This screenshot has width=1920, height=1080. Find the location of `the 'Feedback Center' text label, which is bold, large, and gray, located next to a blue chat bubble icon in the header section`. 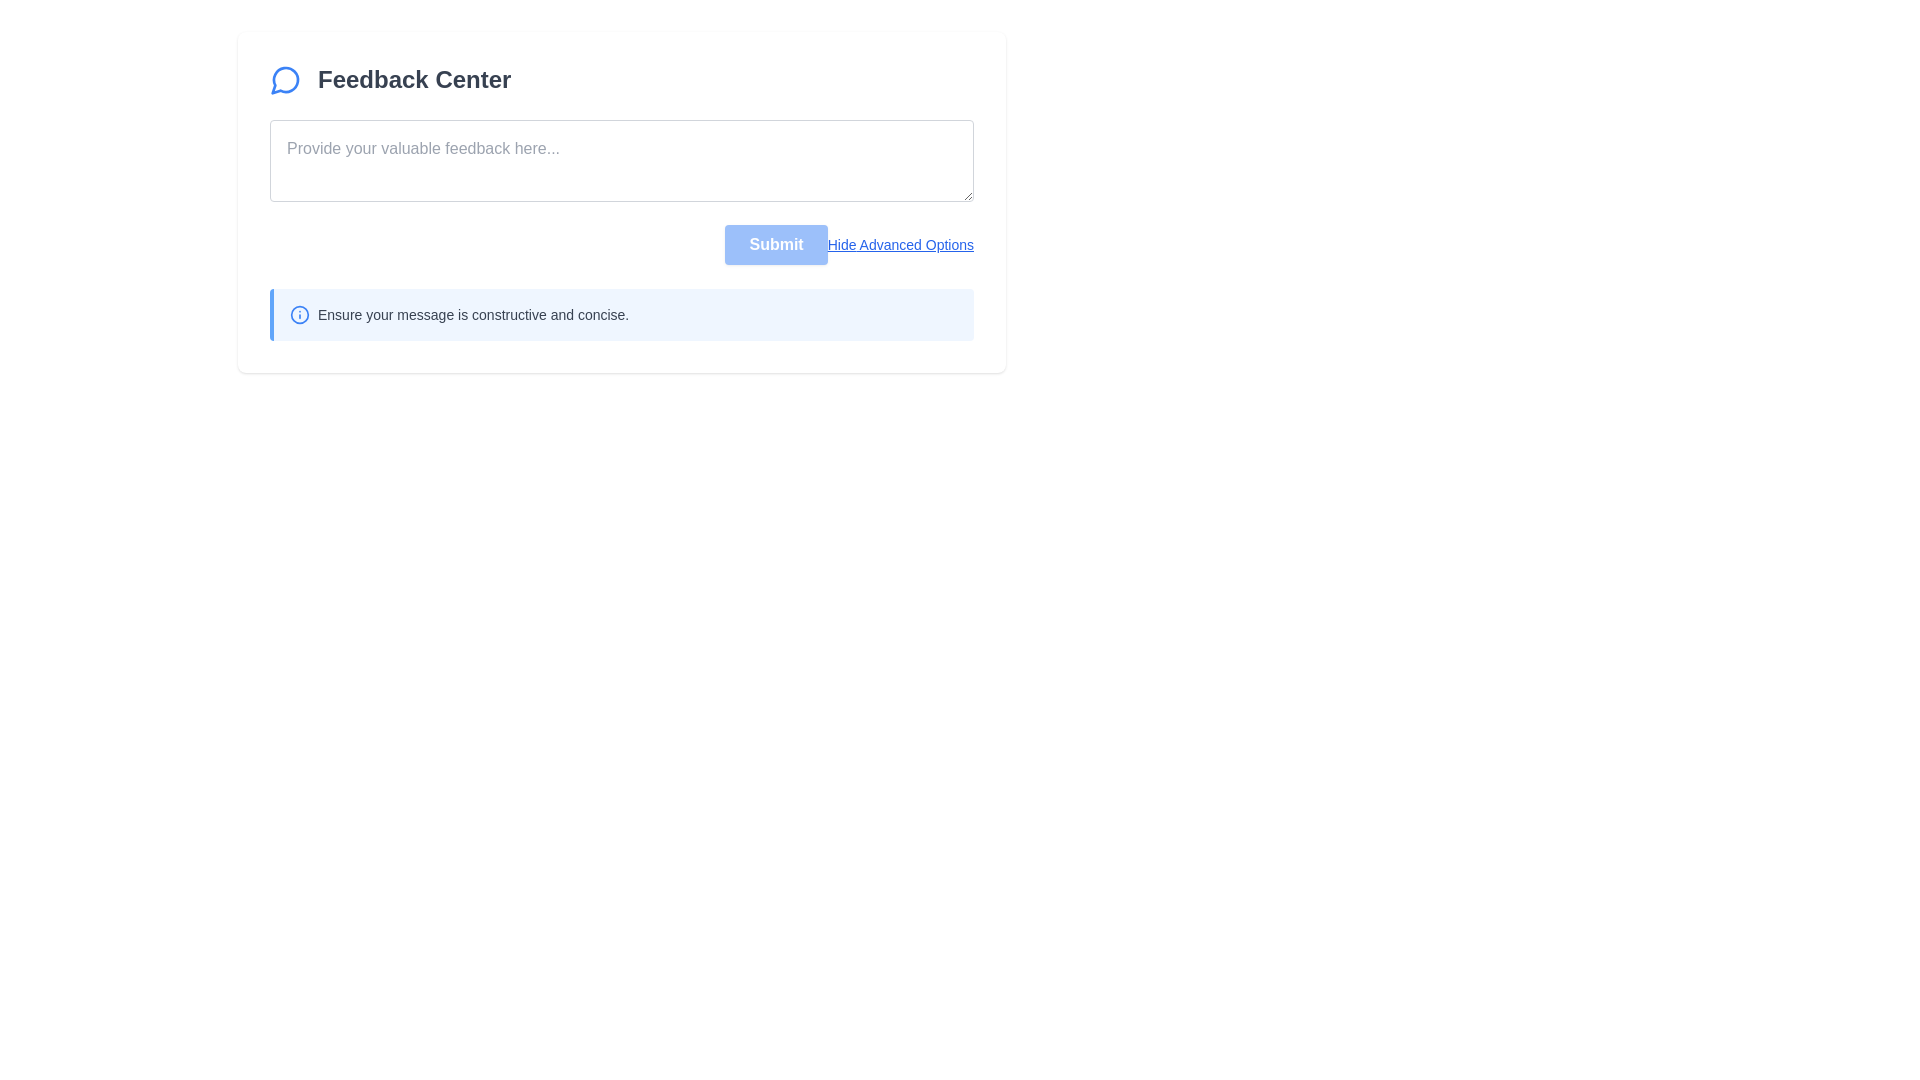

the 'Feedback Center' text label, which is bold, large, and gray, located next to a blue chat bubble icon in the header section is located at coordinates (413, 79).